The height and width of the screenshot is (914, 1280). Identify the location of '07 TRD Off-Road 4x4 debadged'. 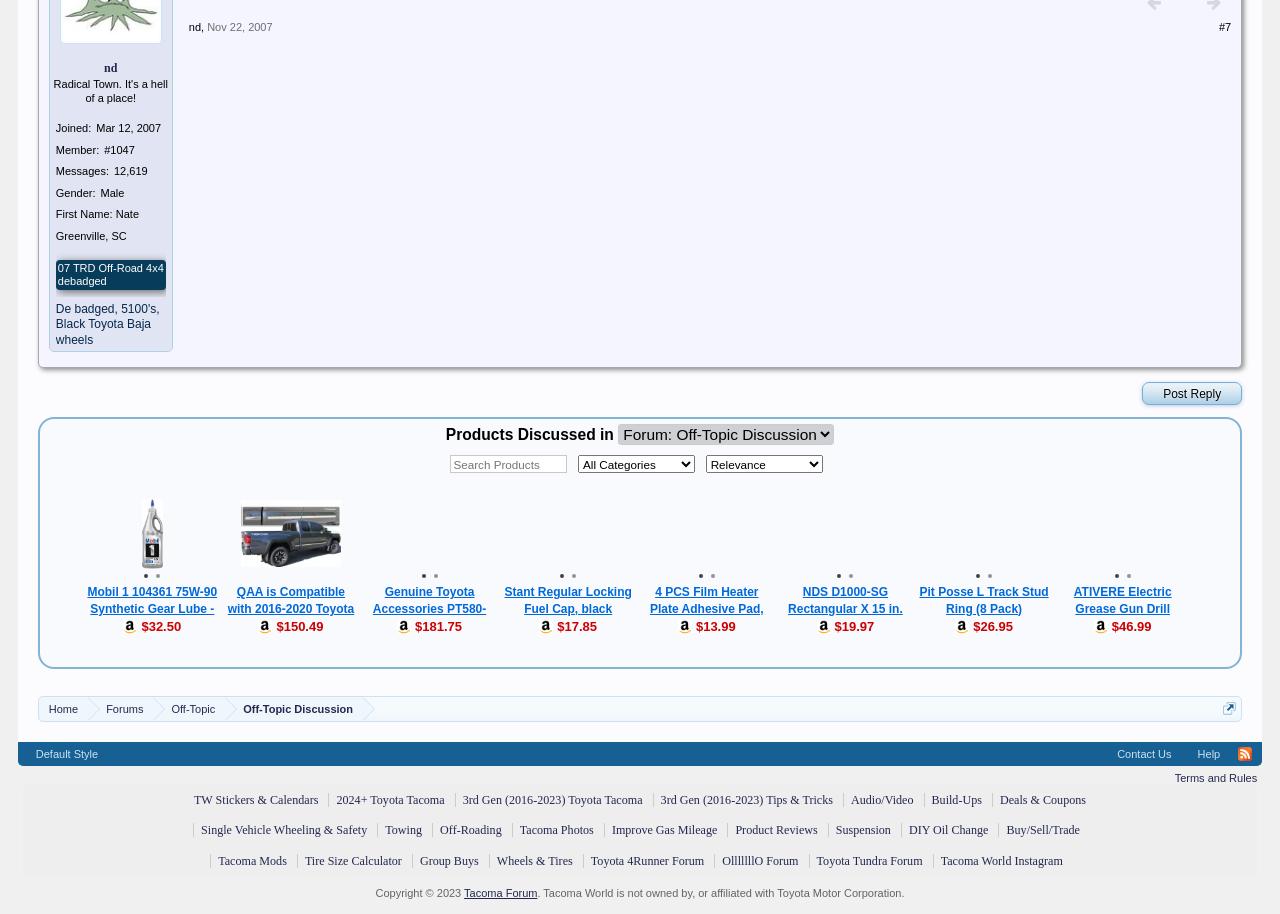
(108, 273).